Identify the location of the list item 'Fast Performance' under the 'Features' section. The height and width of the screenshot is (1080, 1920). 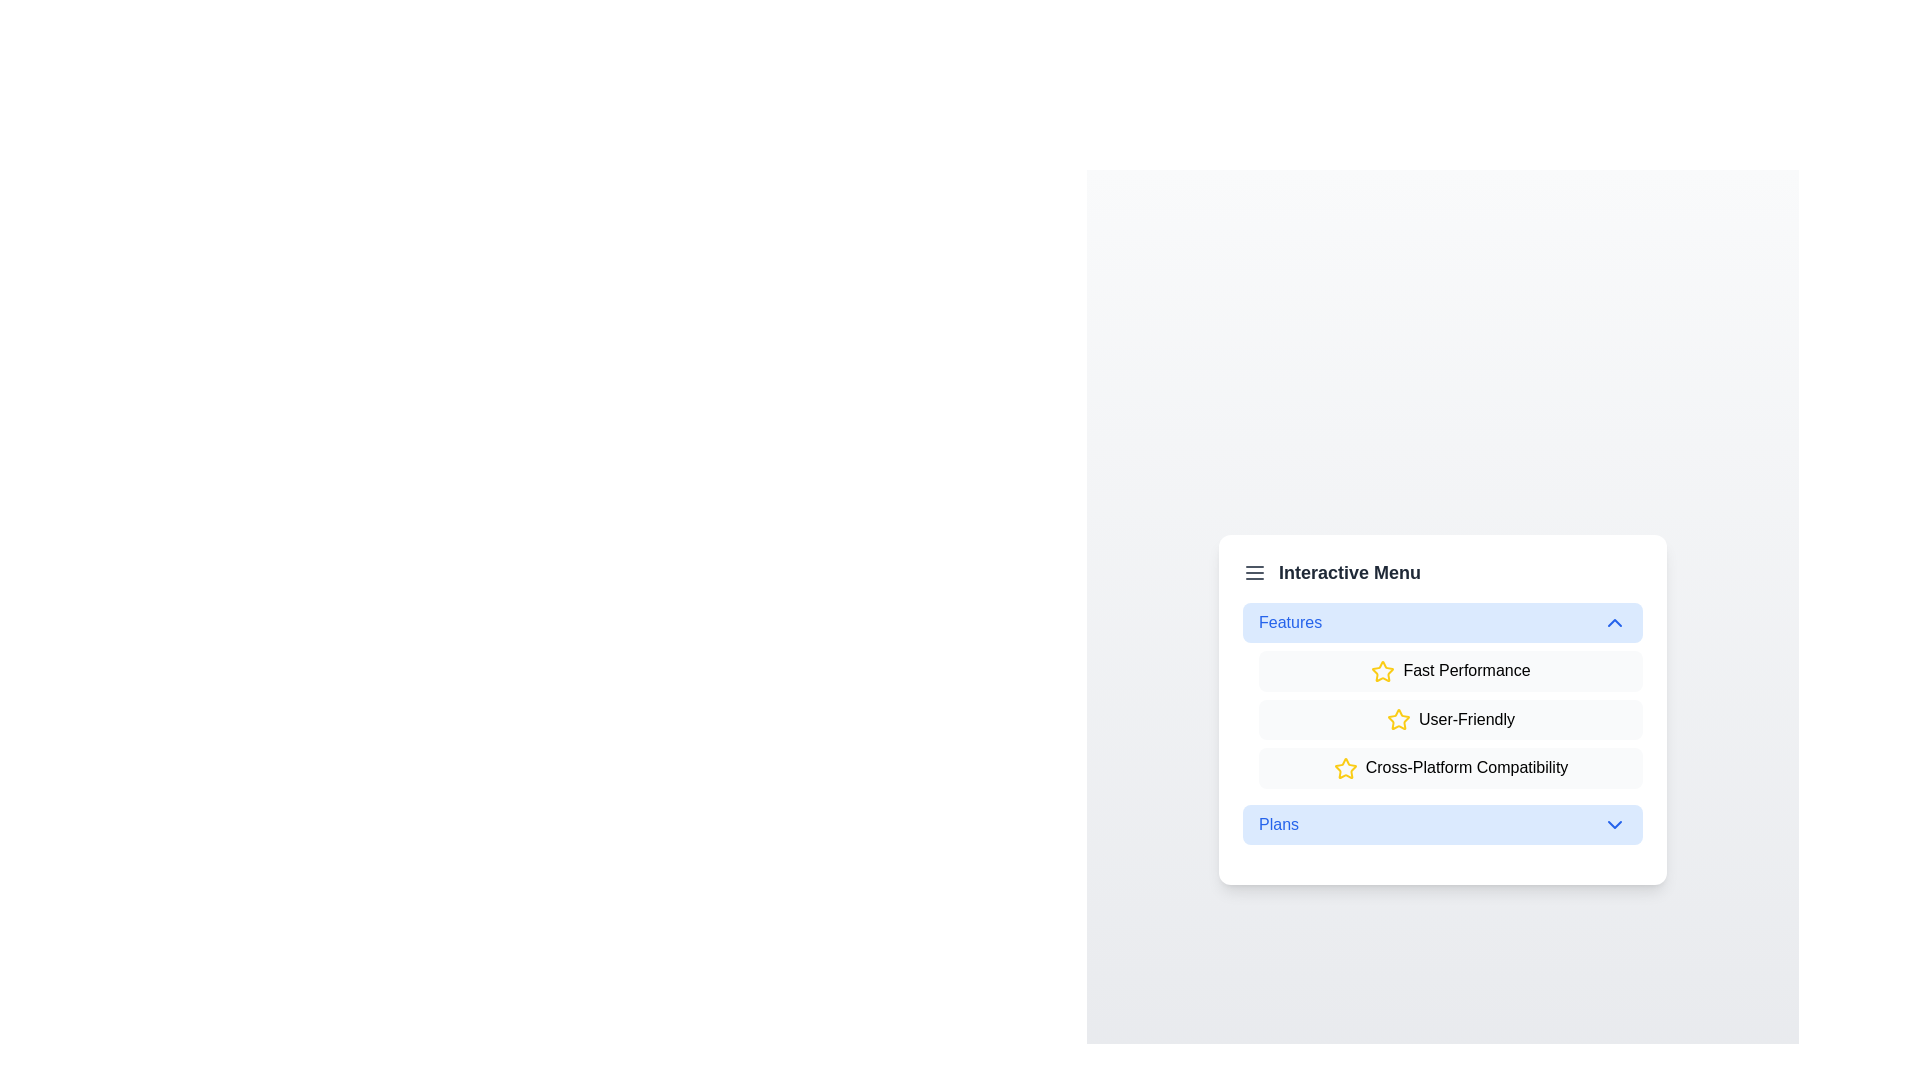
(1450, 671).